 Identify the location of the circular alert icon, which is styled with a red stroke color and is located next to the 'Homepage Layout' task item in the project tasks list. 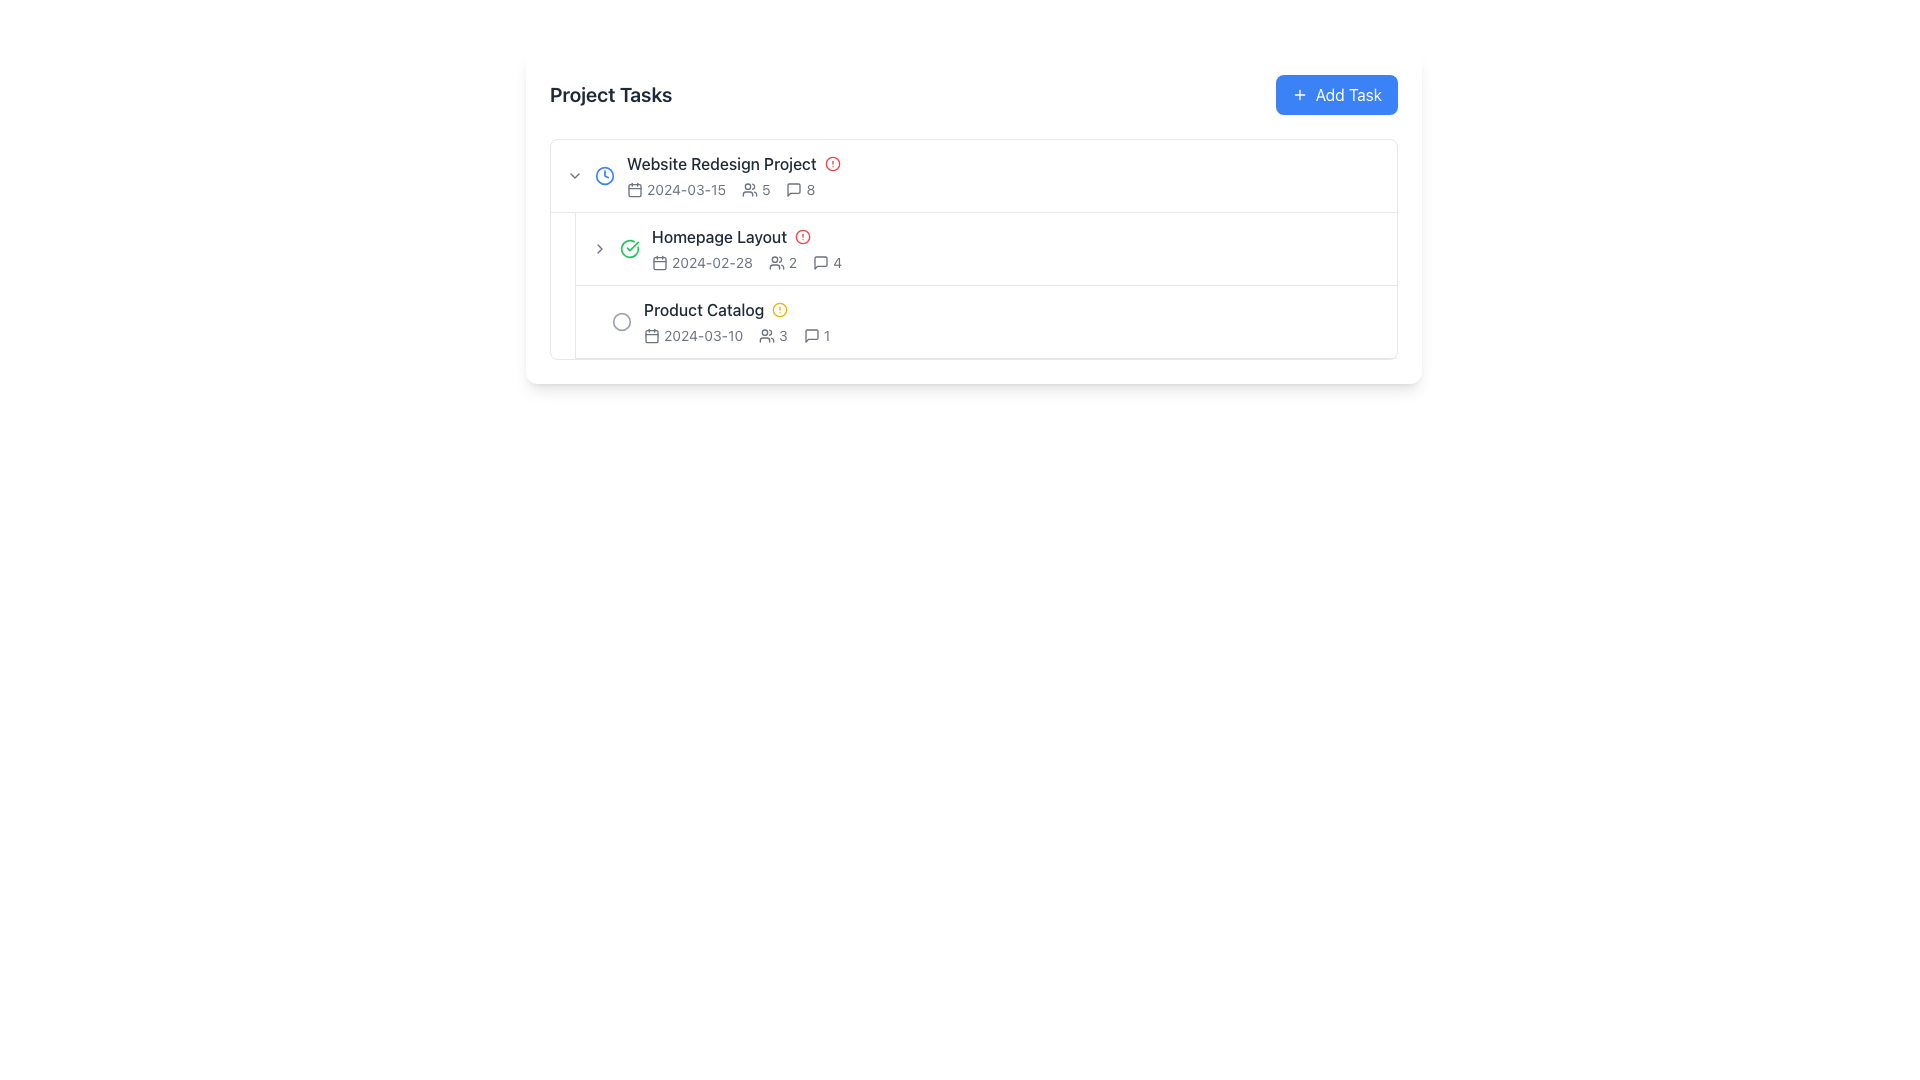
(803, 235).